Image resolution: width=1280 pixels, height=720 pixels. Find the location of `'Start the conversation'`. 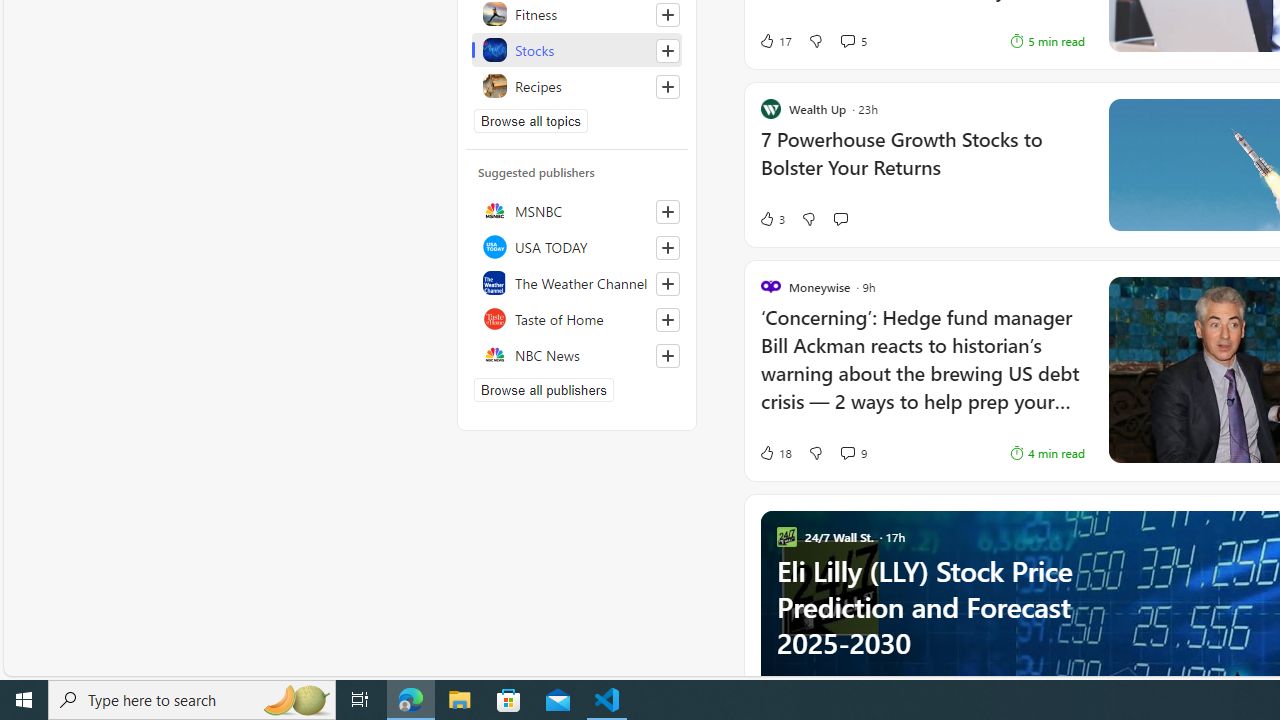

'Start the conversation' is located at coordinates (840, 219).